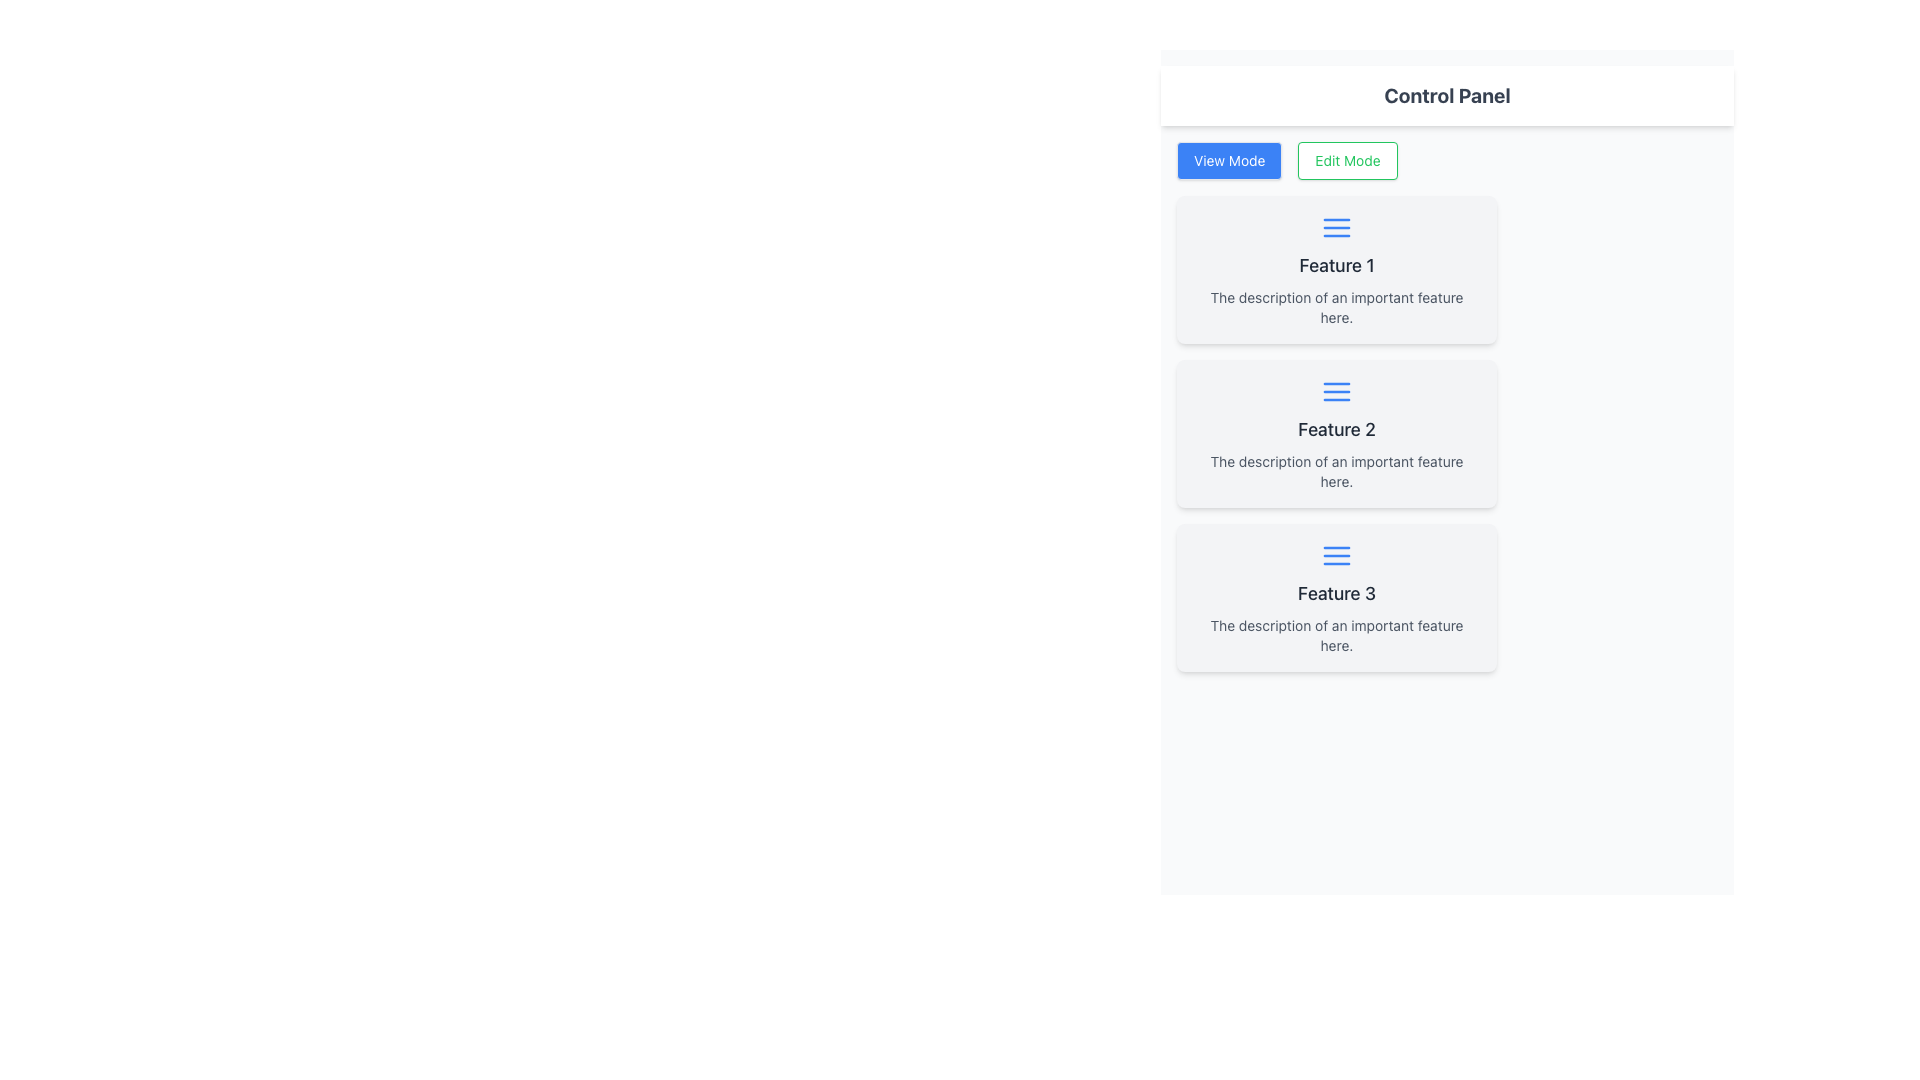 Image resolution: width=1920 pixels, height=1080 pixels. What do you see at coordinates (1447, 96) in the screenshot?
I see `the 'Control Panel' header text, which is displayed in bold, extra-large gray font at the top-center of the user interface` at bounding box center [1447, 96].